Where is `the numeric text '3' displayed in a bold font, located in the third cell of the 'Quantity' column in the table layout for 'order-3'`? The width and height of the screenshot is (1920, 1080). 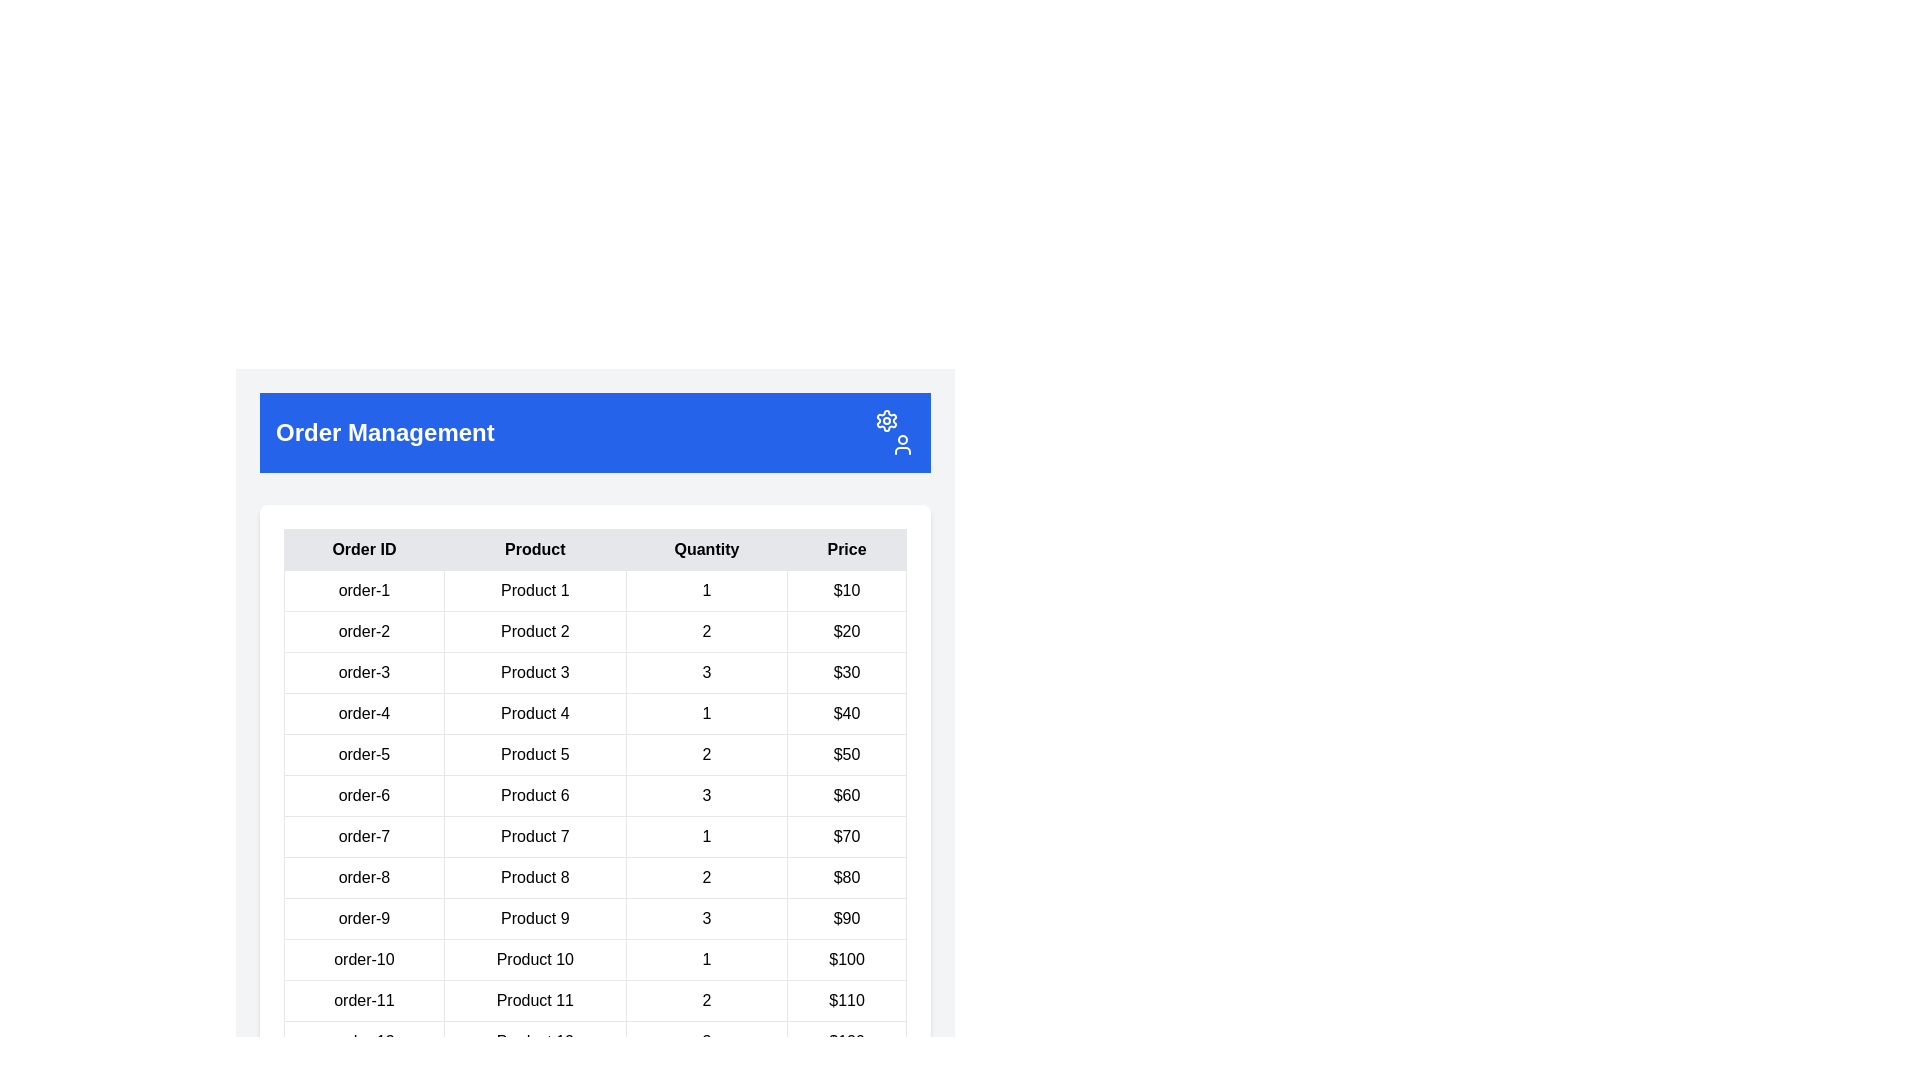 the numeric text '3' displayed in a bold font, located in the third cell of the 'Quantity' column in the table layout for 'order-3' is located at coordinates (706, 672).